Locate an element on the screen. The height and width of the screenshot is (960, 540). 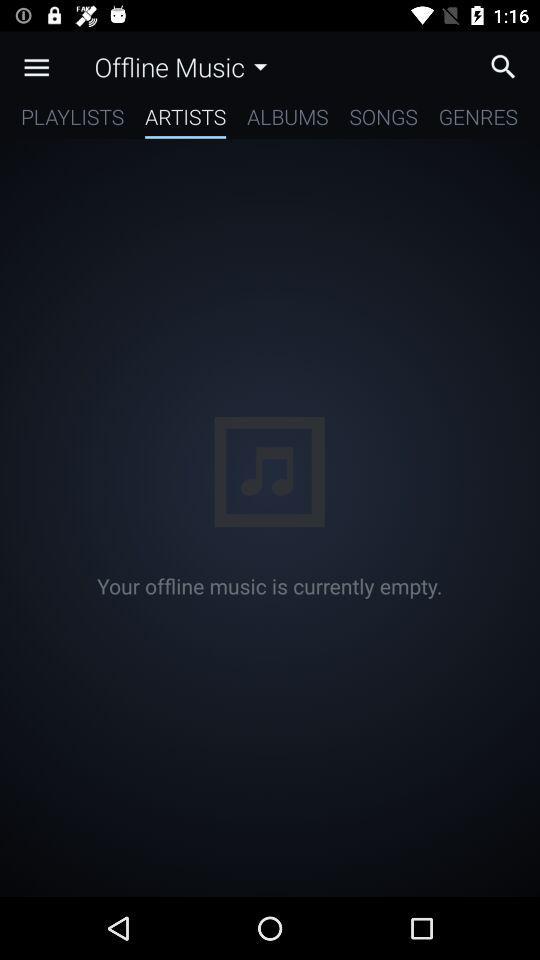
genres app is located at coordinates (477, 120).